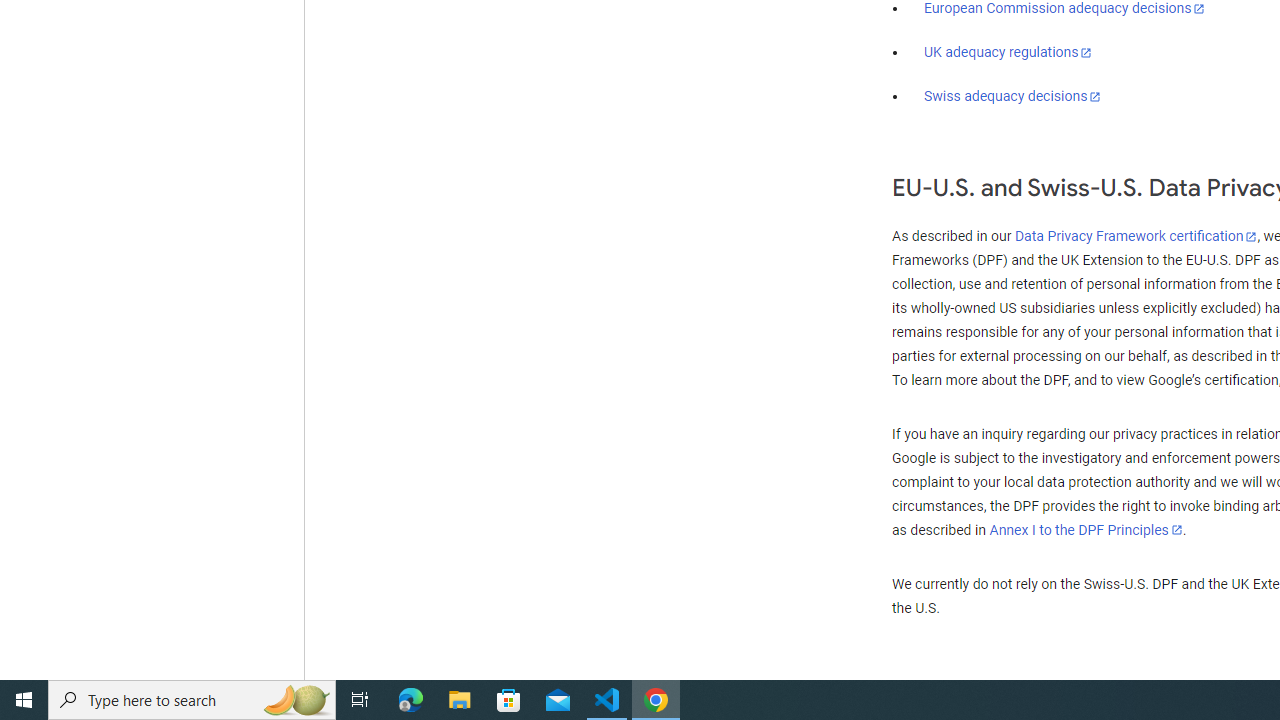  Describe the element at coordinates (1013, 96) in the screenshot. I see `'Swiss adequacy decisions'` at that location.